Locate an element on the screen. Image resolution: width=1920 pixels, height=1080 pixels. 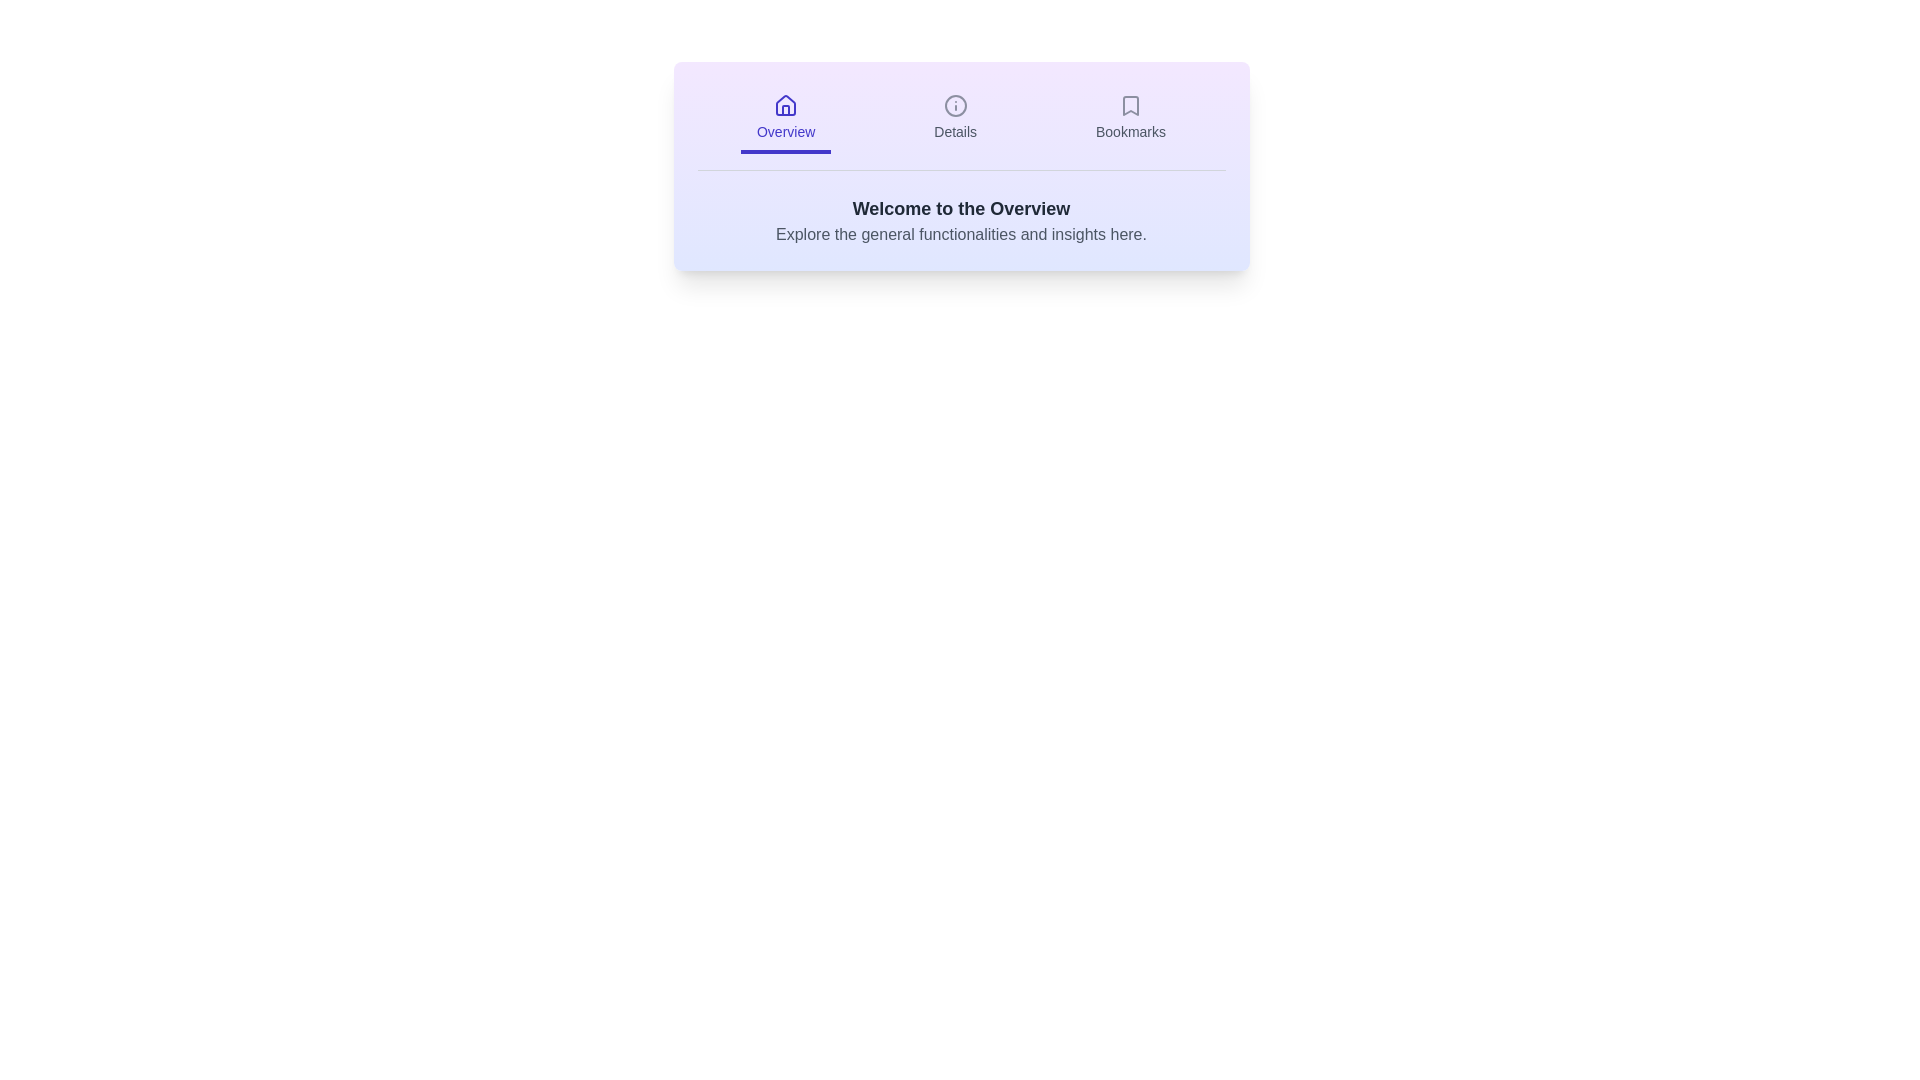
the 'Overview' icon located in the top-left corner of the navigation bar, which serves as a shortcut to the home section of the application is located at coordinates (785, 105).